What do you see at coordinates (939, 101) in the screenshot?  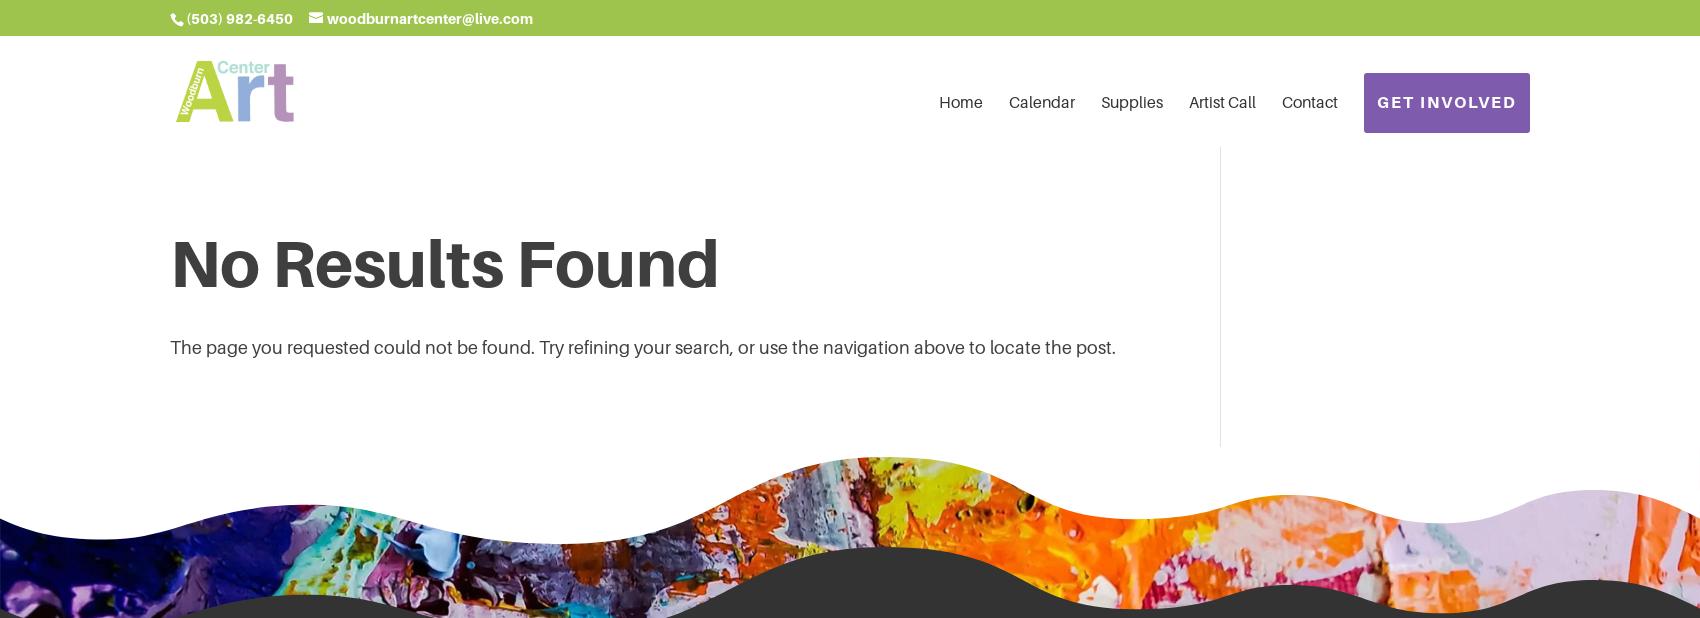 I see `'Home'` at bounding box center [939, 101].